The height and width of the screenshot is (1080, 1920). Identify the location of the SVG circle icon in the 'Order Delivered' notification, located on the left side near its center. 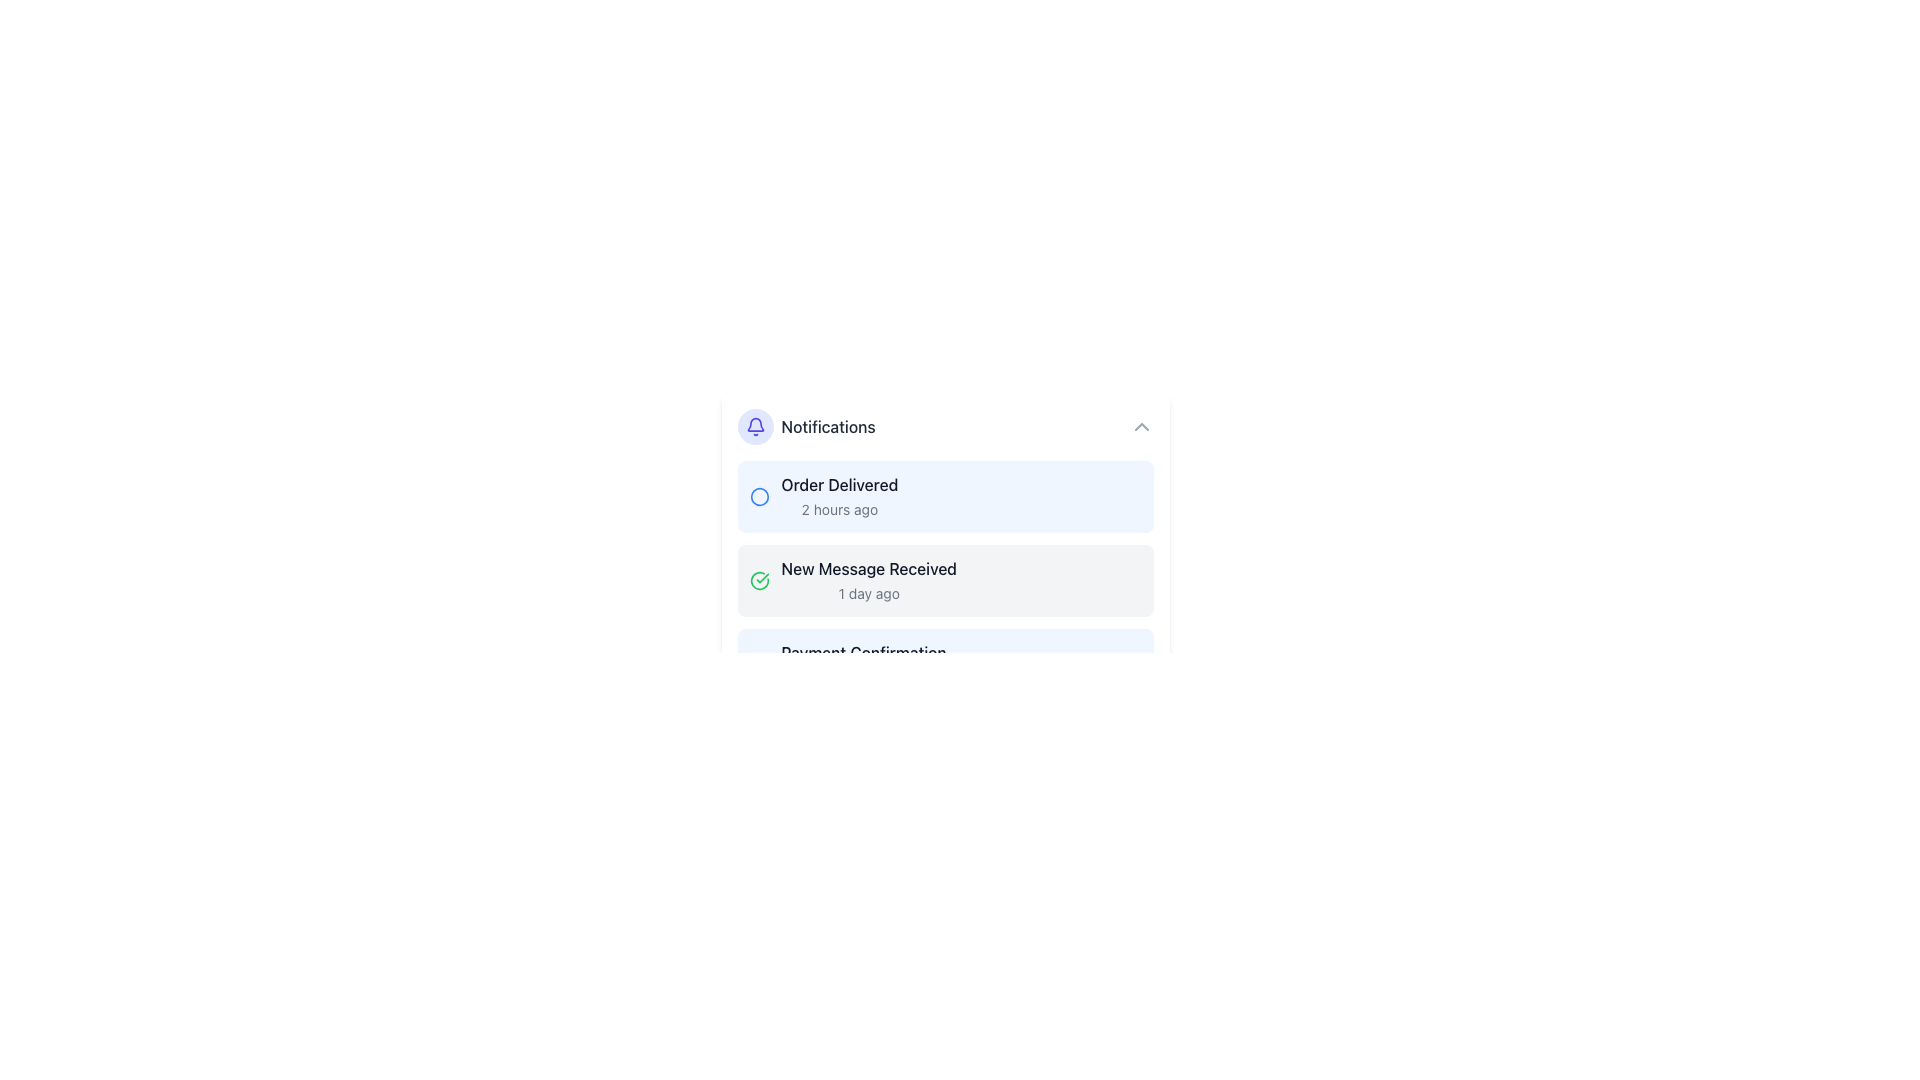
(758, 496).